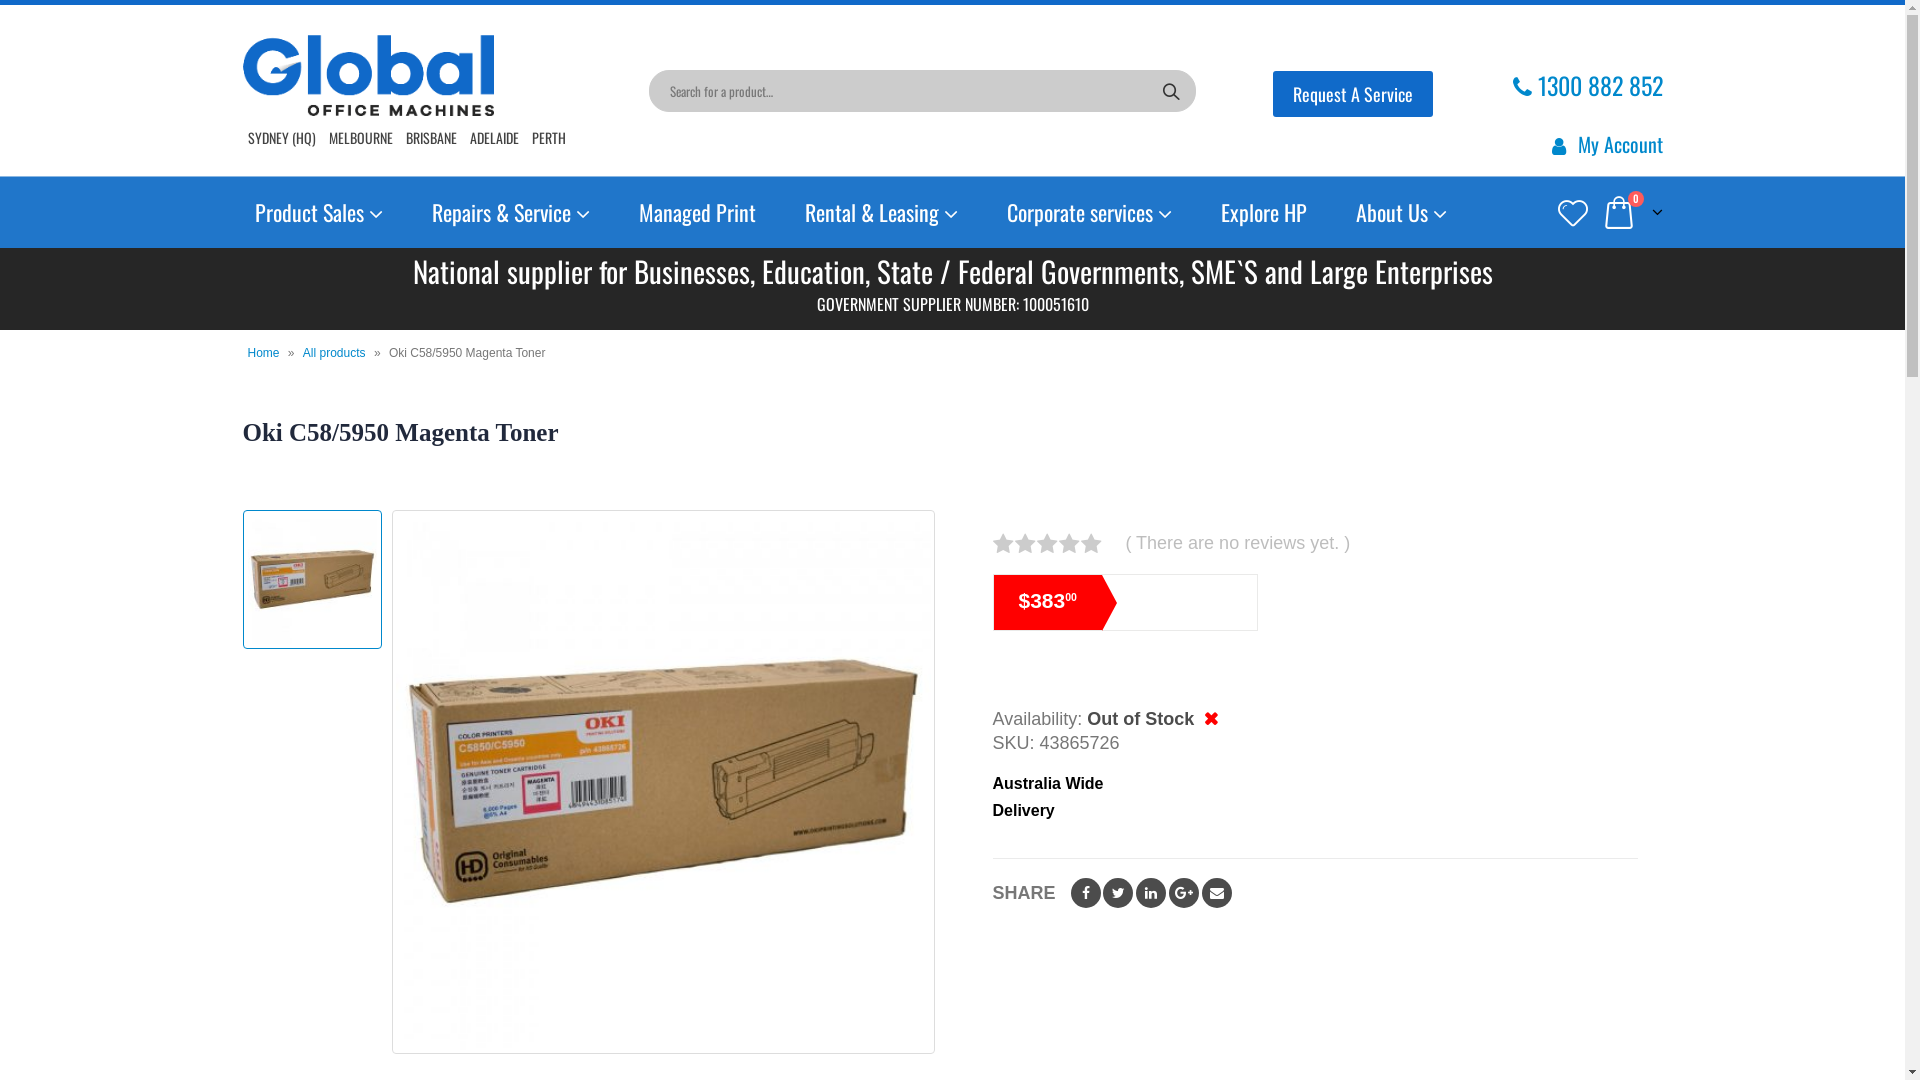  Describe the element at coordinates (993, 212) in the screenshot. I see `'Corporate services'` at that location.